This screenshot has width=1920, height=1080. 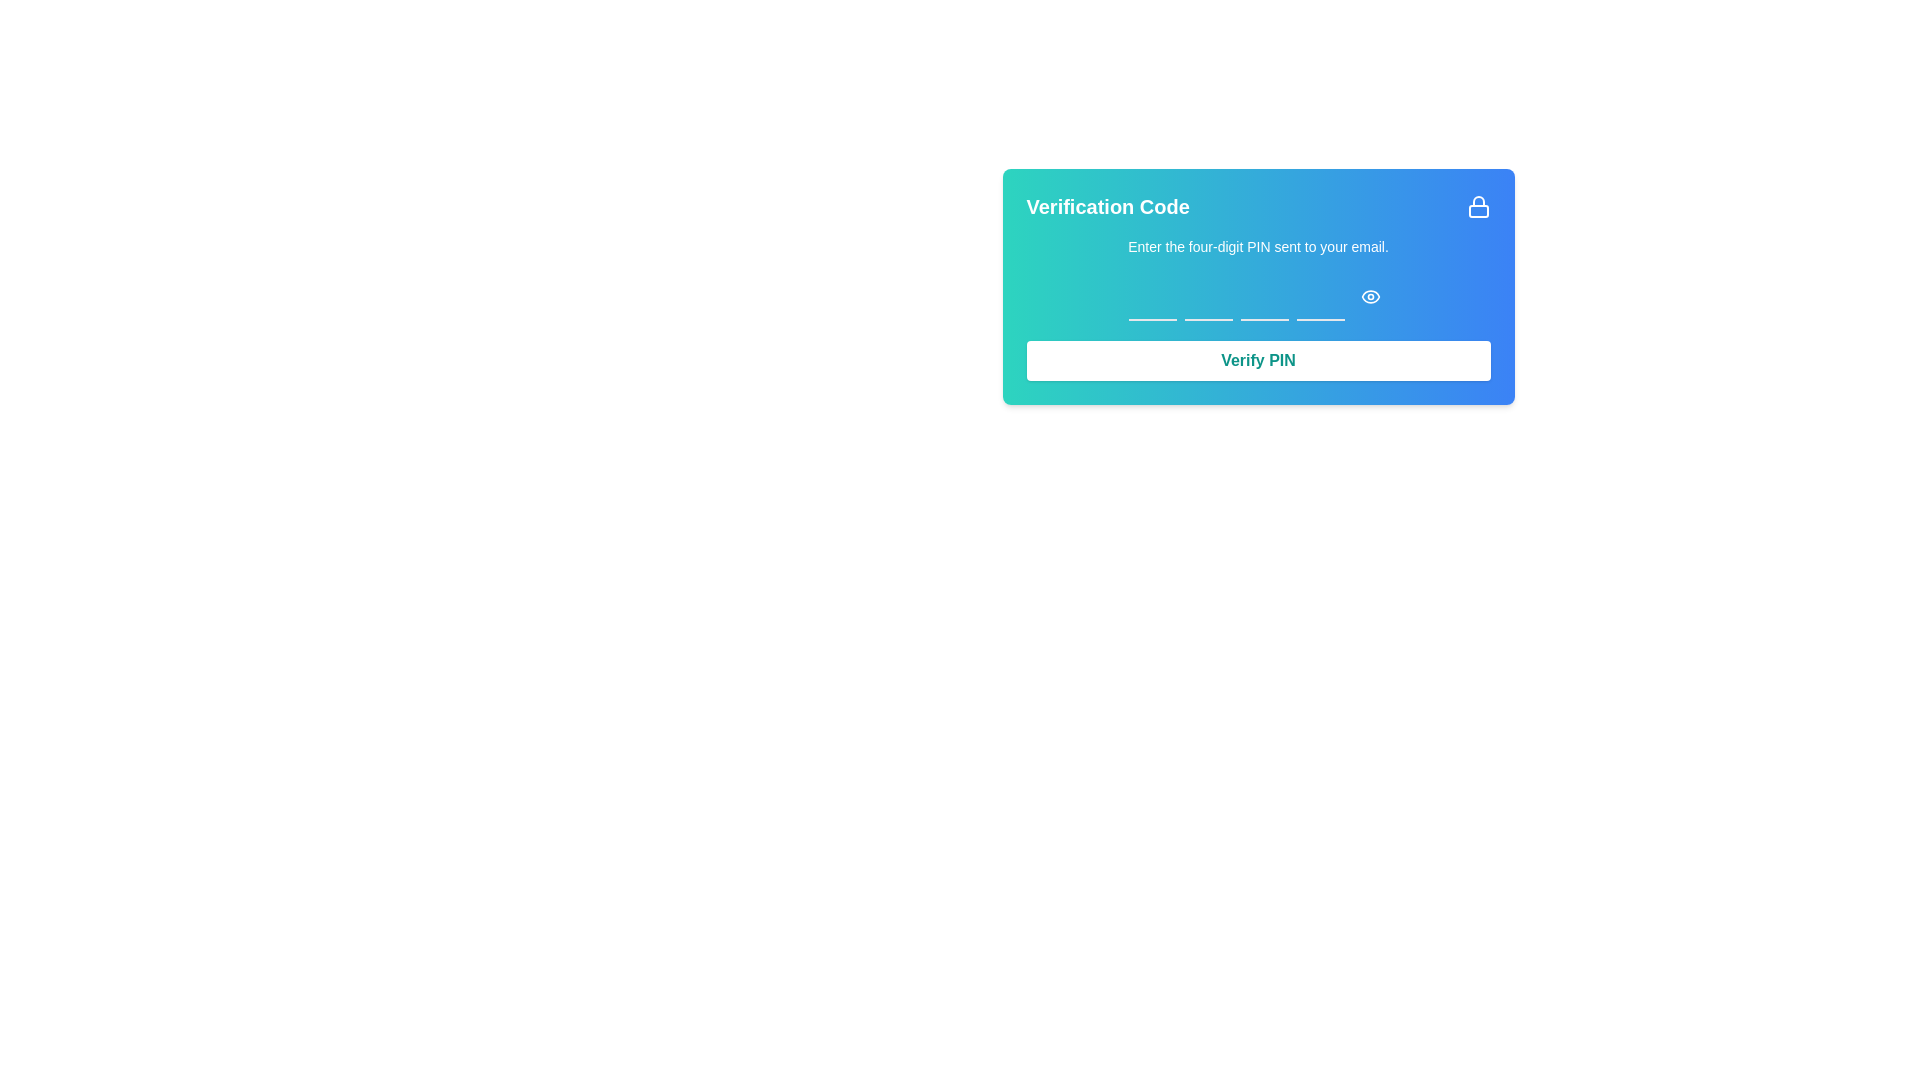 I want to click on blue rectangular shackle element located inside the lock icon at the top-right corner of the verification code box by opening the developer tools, so click(x=1478, y=211).